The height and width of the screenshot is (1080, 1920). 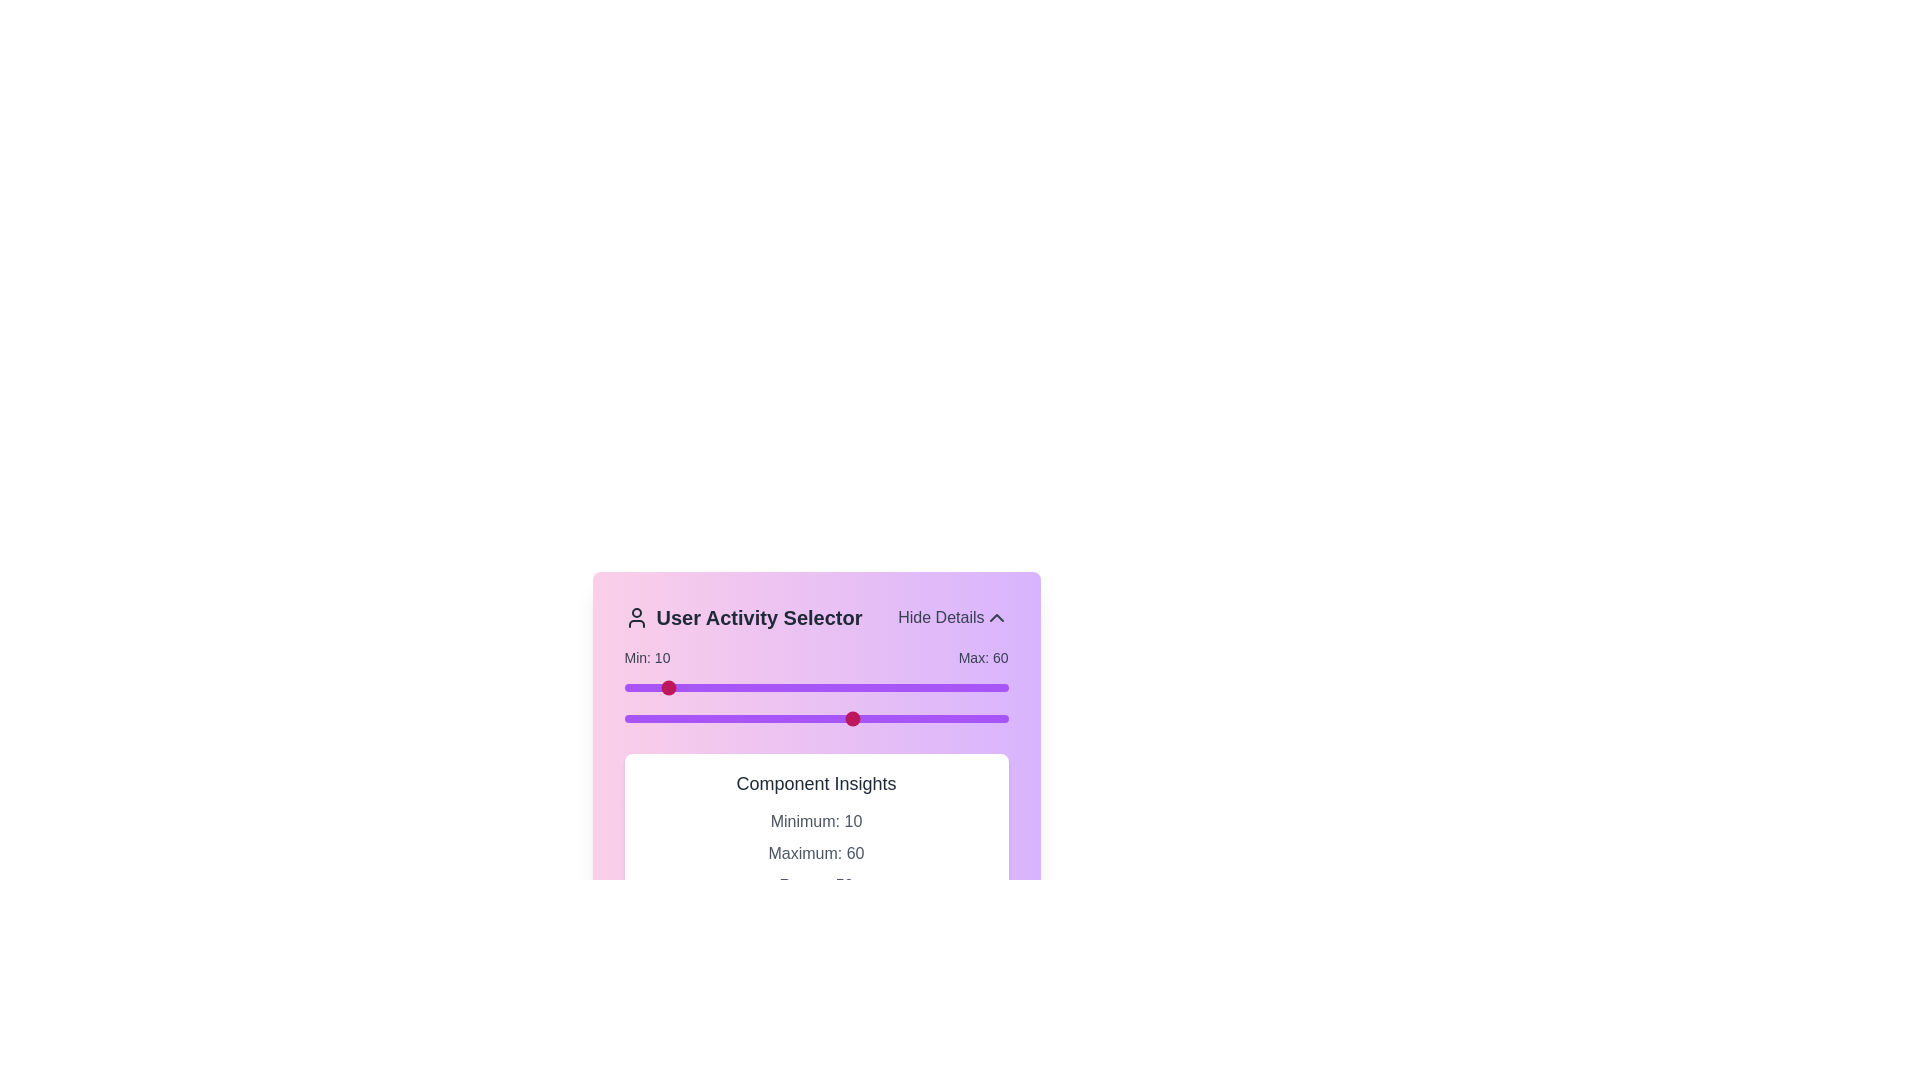 What do you see at coordinates (720, 686) in the screenshot?
I see `the slider to set the range value to 25` at bounding box center [720, 686].